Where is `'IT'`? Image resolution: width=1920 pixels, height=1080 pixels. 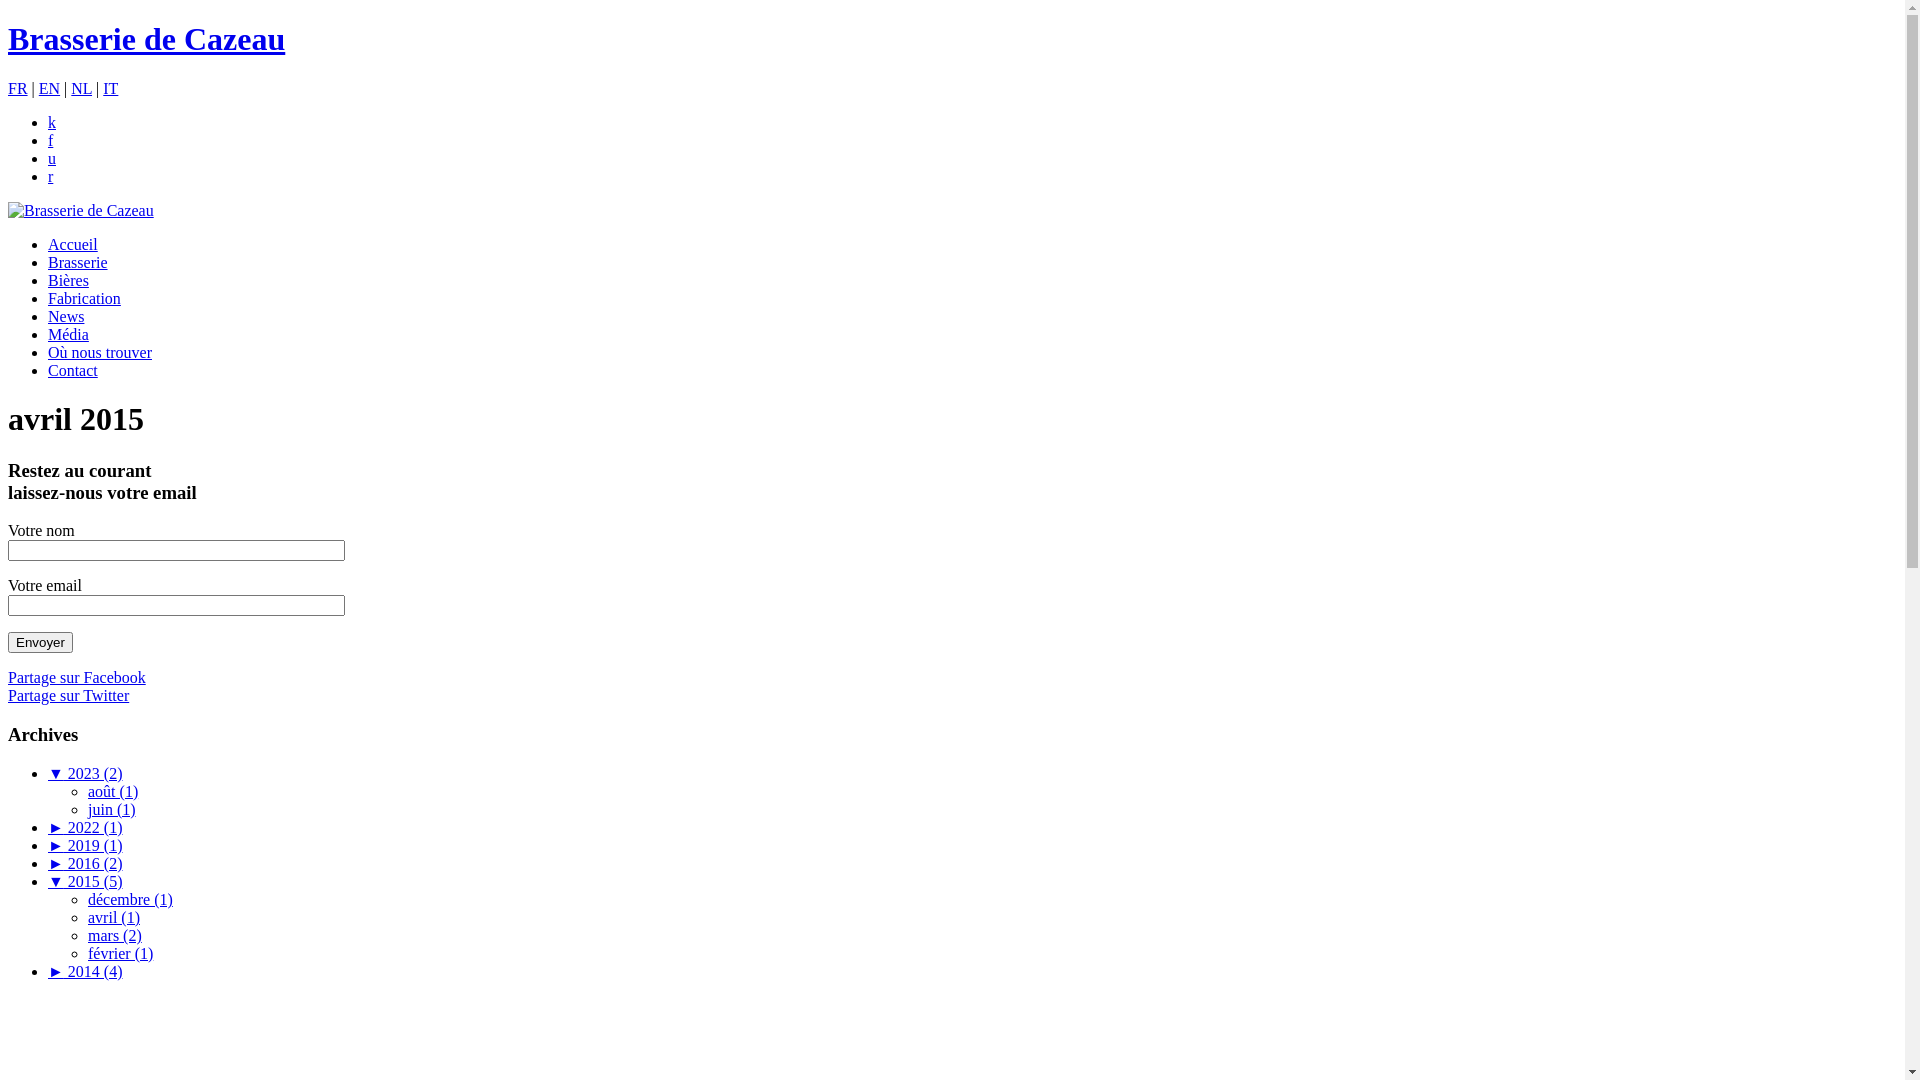
'IT' is located at coordinates (109, 87).